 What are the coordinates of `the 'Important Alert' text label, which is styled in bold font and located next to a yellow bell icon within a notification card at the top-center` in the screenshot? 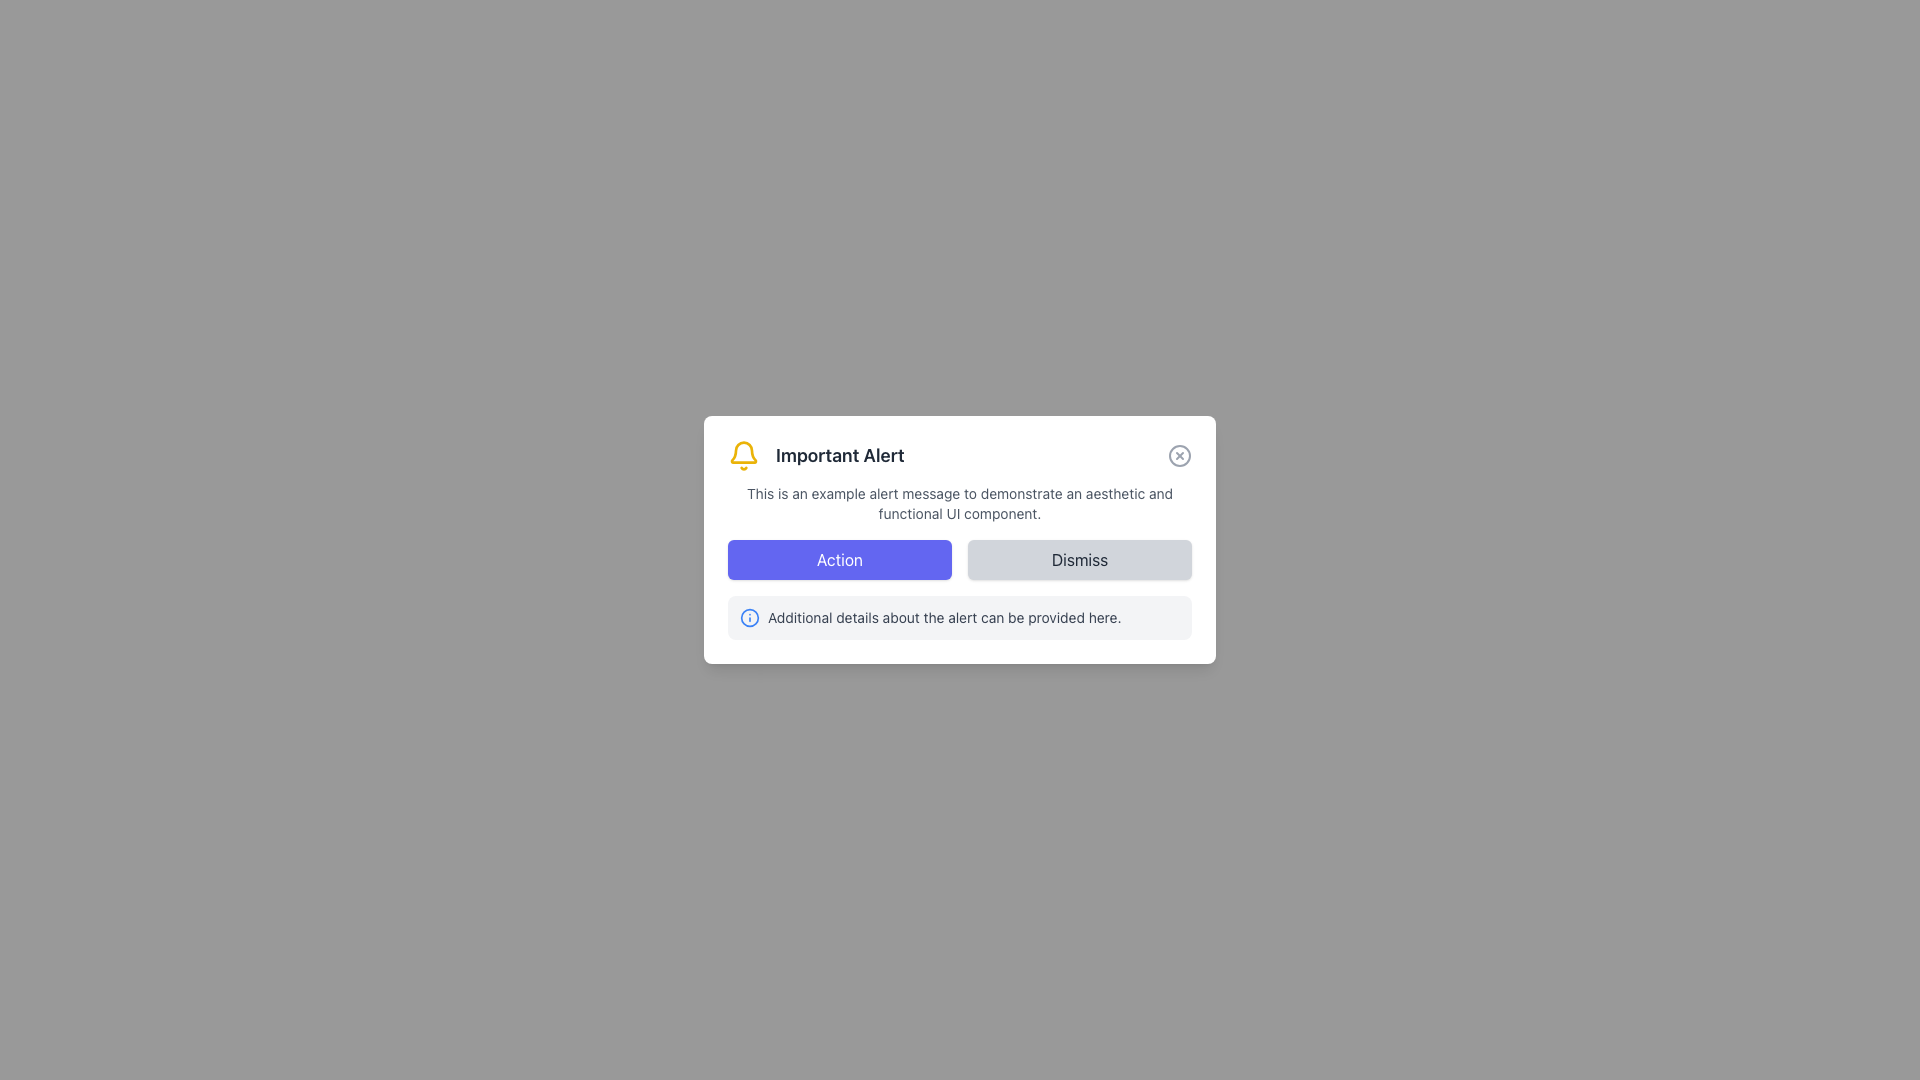 It's located at (816, 455).